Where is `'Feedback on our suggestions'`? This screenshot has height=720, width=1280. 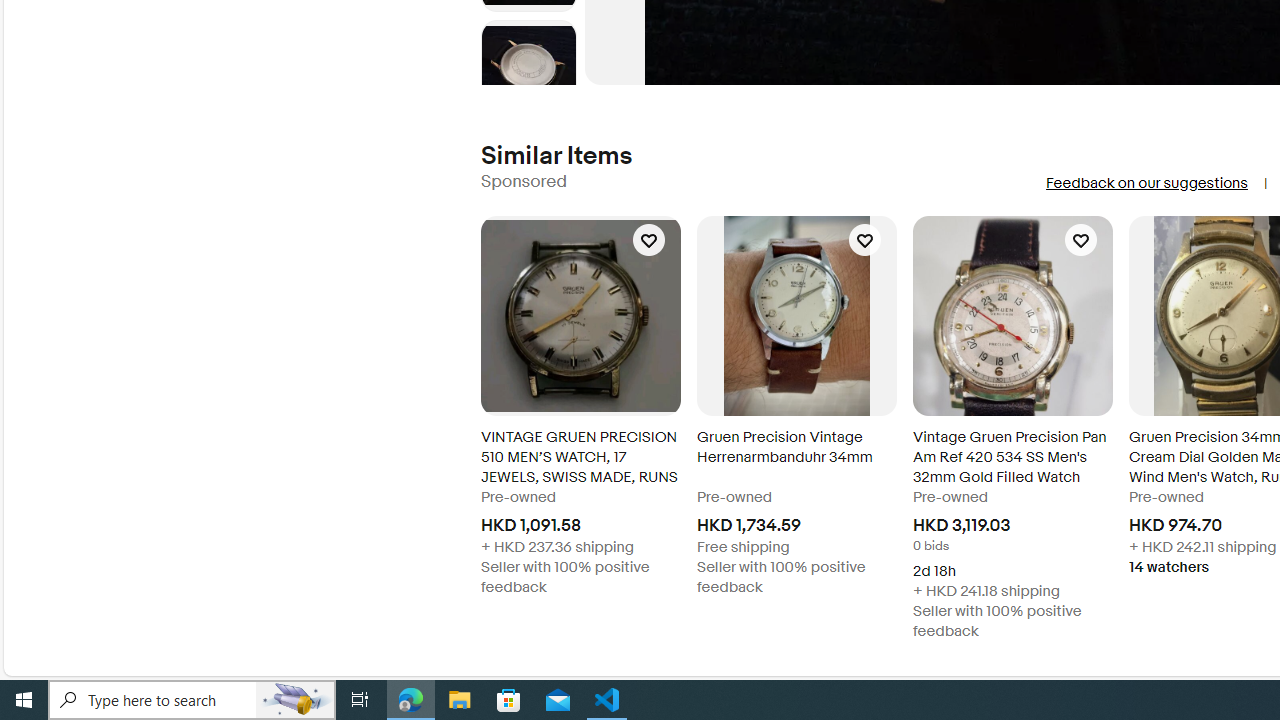 'Feedback on our suggestions' is located at coordinates (1146, 183).